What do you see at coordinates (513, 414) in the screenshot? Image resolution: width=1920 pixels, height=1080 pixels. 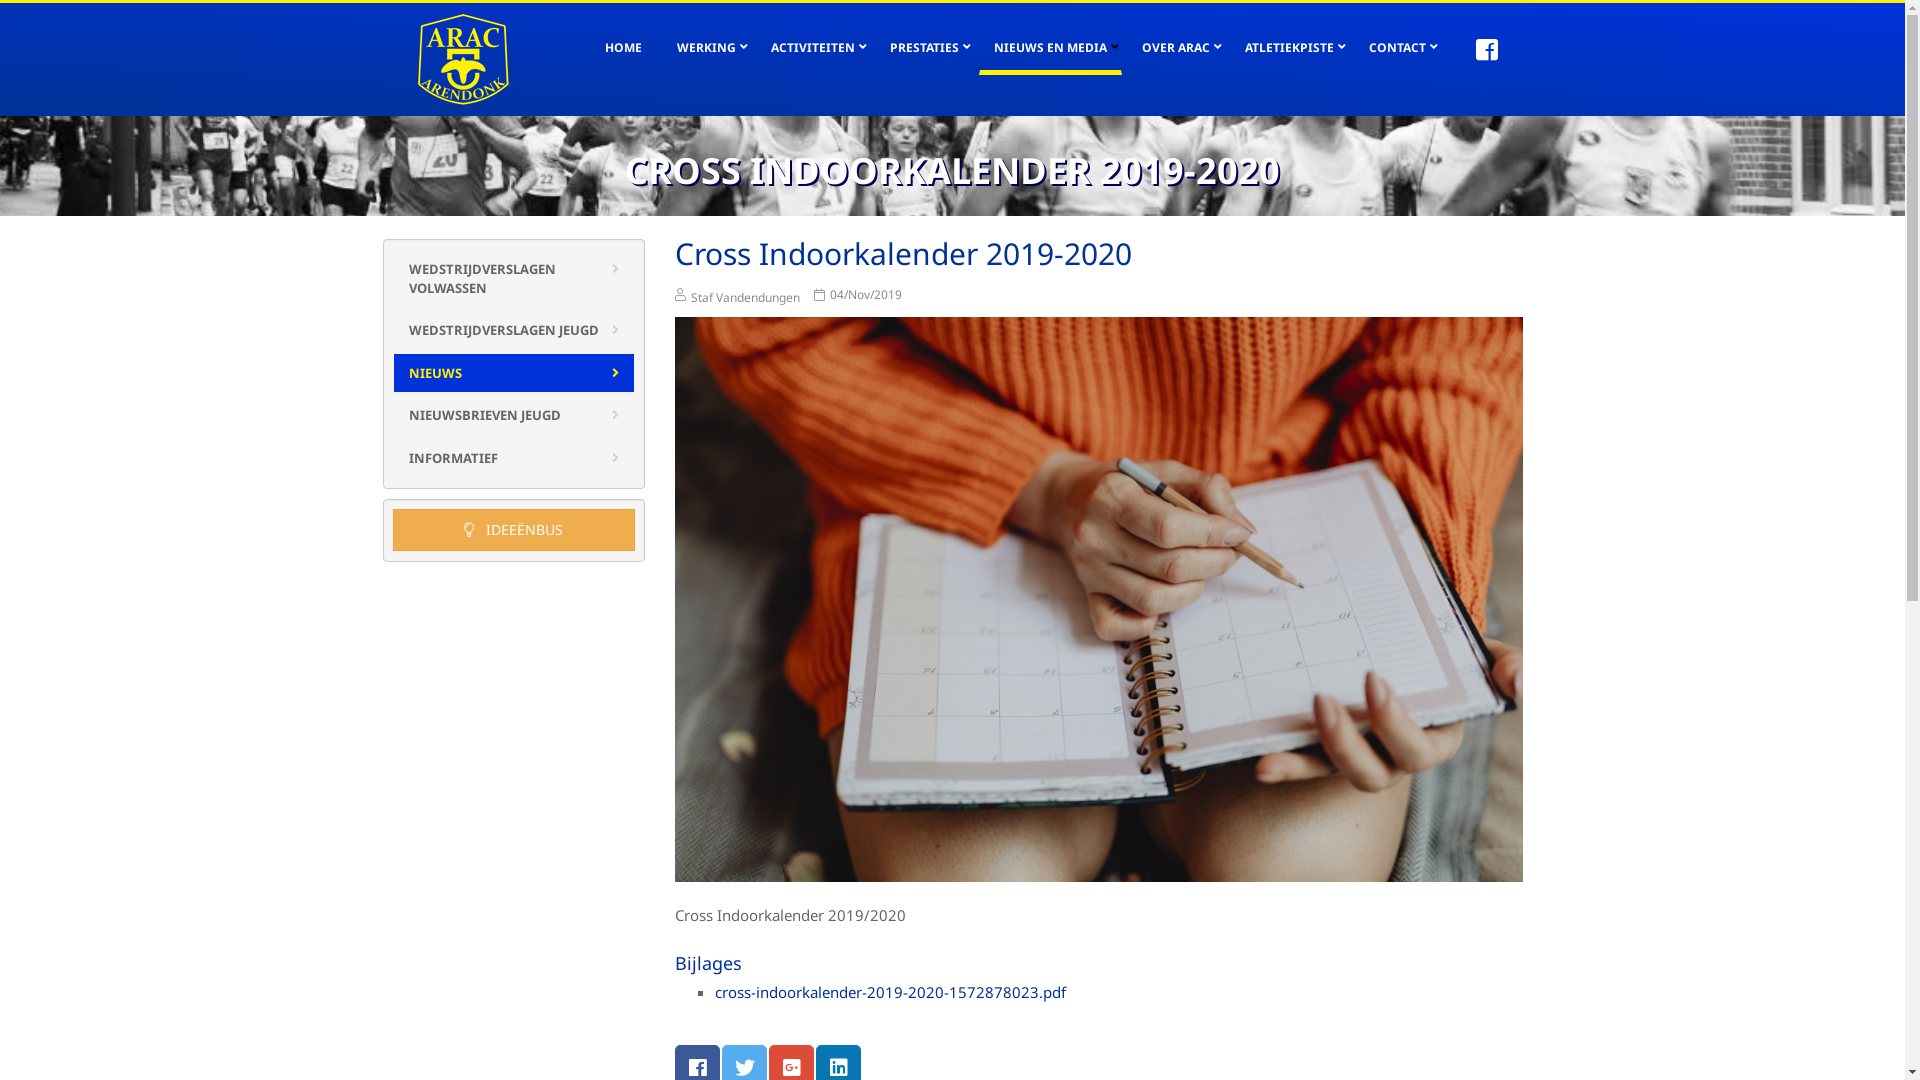 I see `'NIEUWSBRIEVEN JEUGD'` at bounding box center [513, 414].